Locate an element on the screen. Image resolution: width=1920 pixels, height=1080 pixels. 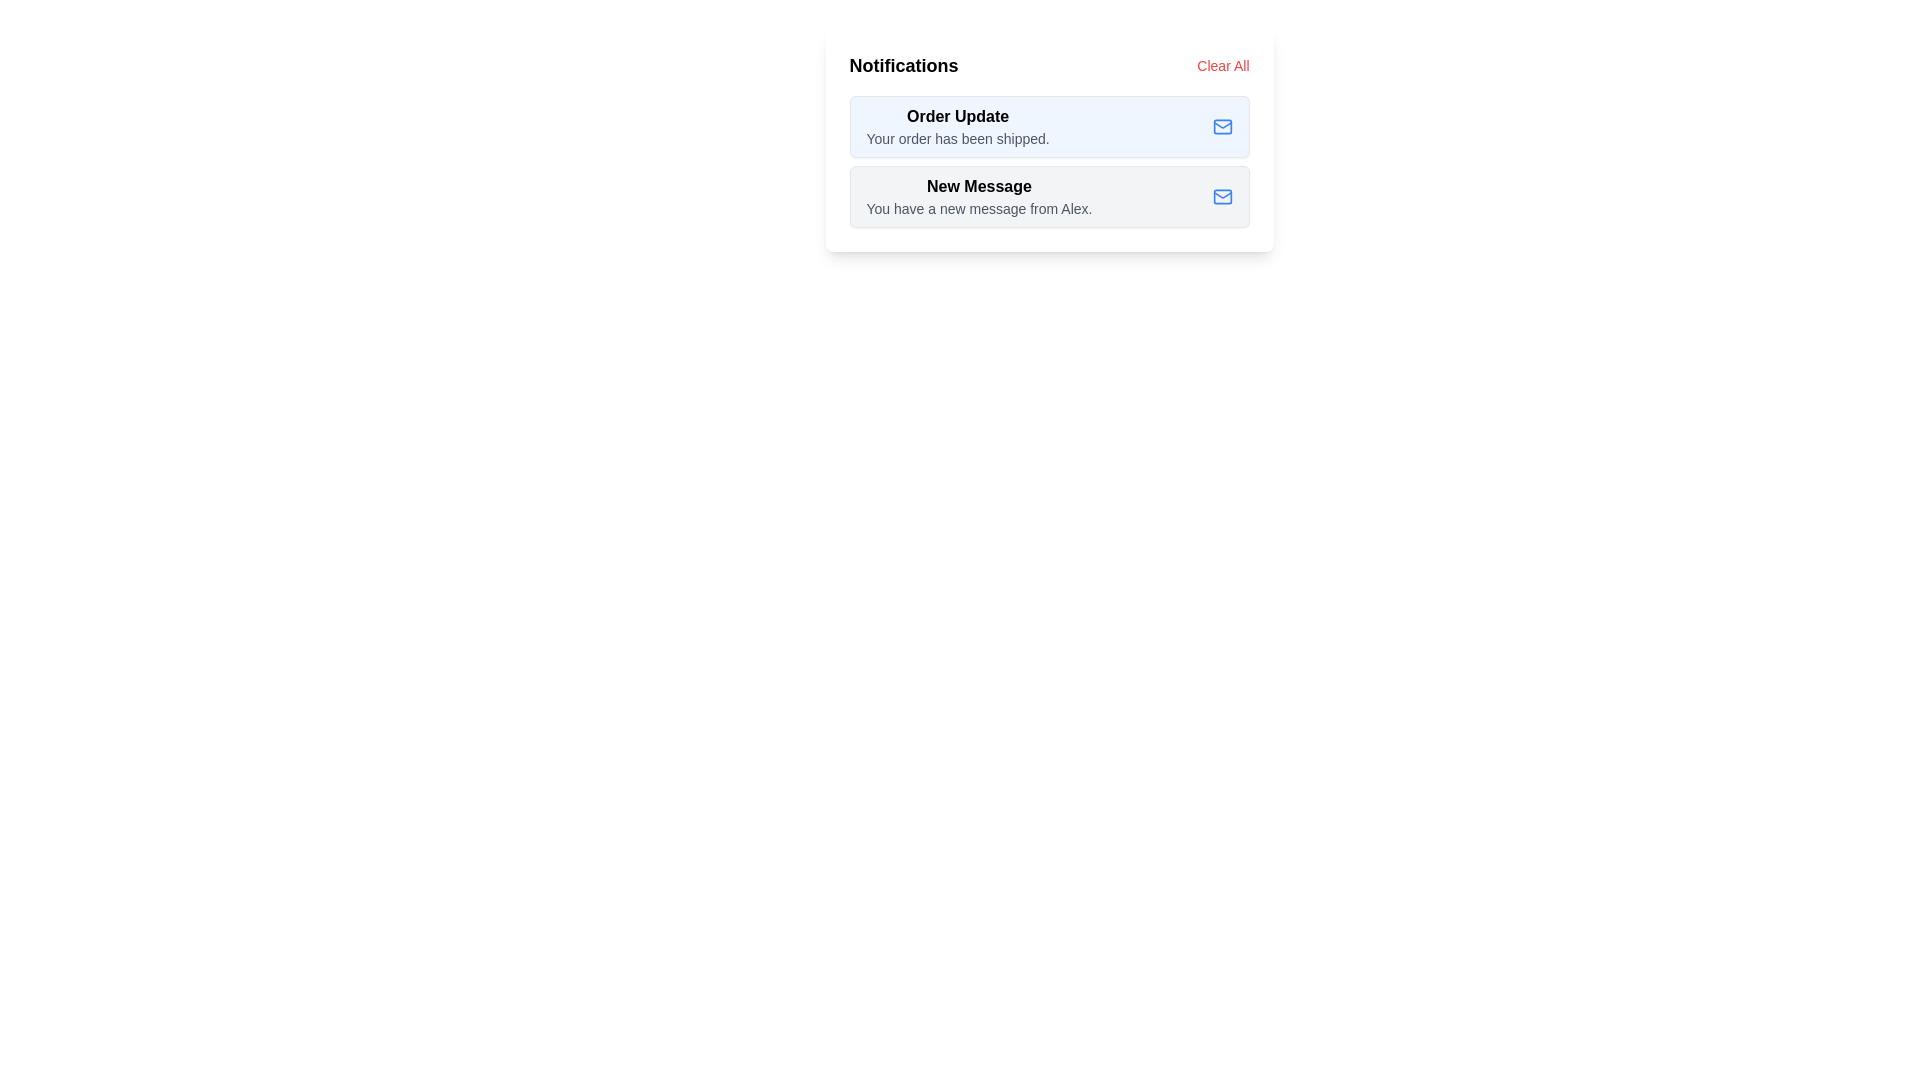
the static text element styled as a heading displaying 'Order Update', which is the first element in the notification card under 'Notifications' is located at coordinates (957, 116).